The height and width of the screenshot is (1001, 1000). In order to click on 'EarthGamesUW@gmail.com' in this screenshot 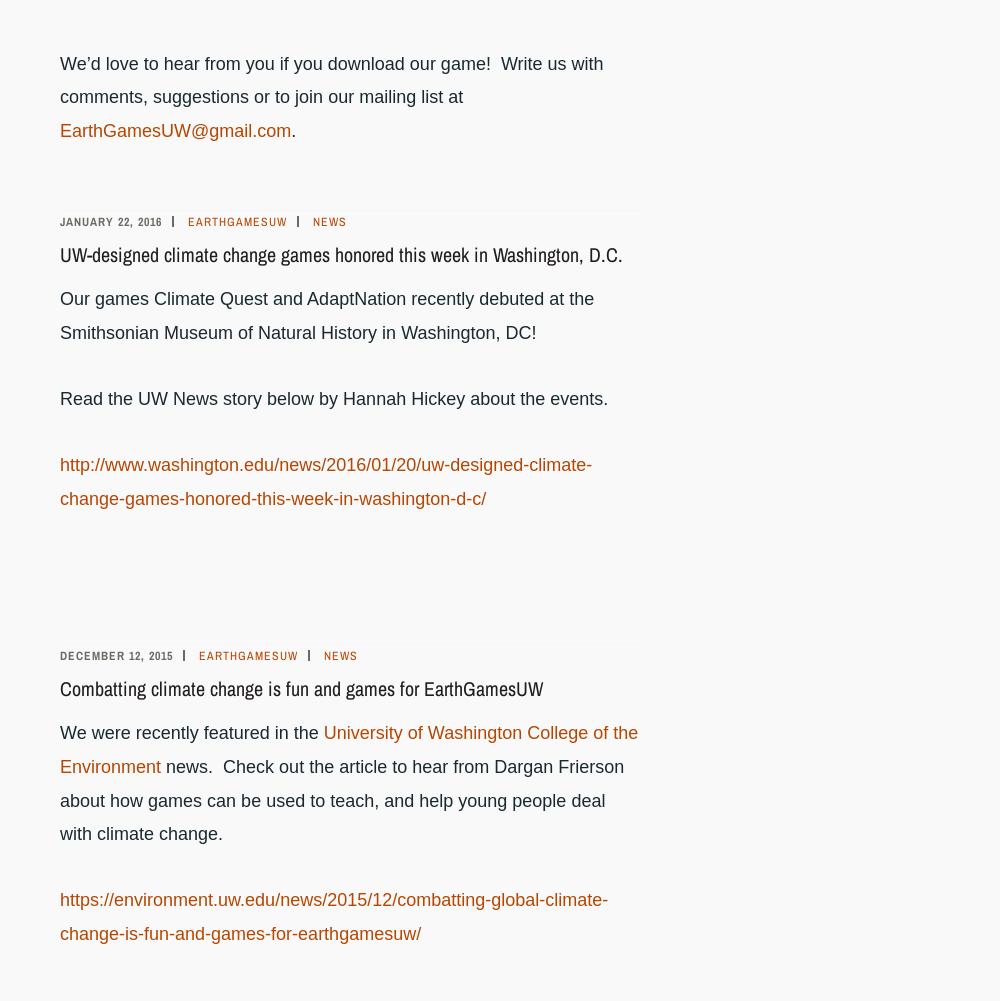, I will do `click(175, 130)`.